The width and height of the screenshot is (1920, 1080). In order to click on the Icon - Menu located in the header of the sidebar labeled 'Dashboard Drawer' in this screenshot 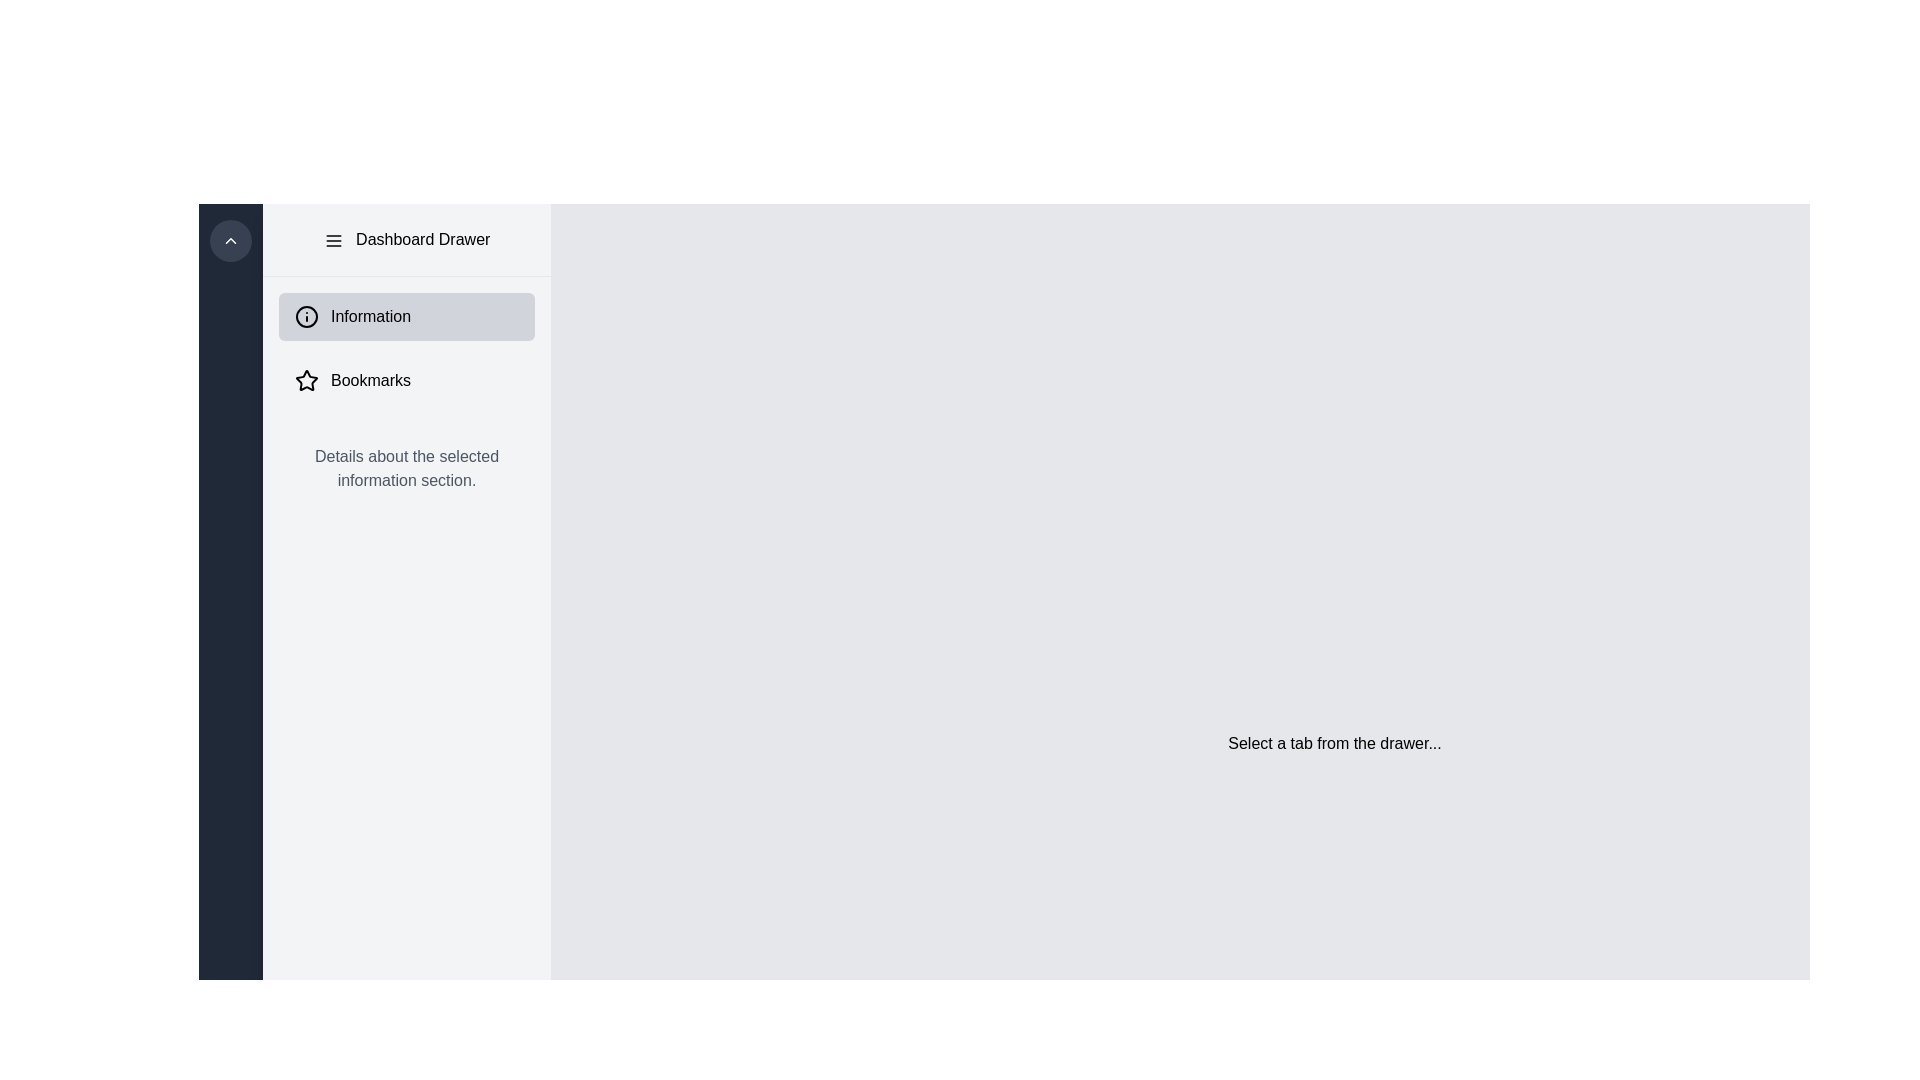, I will do `click(333, 239)`.